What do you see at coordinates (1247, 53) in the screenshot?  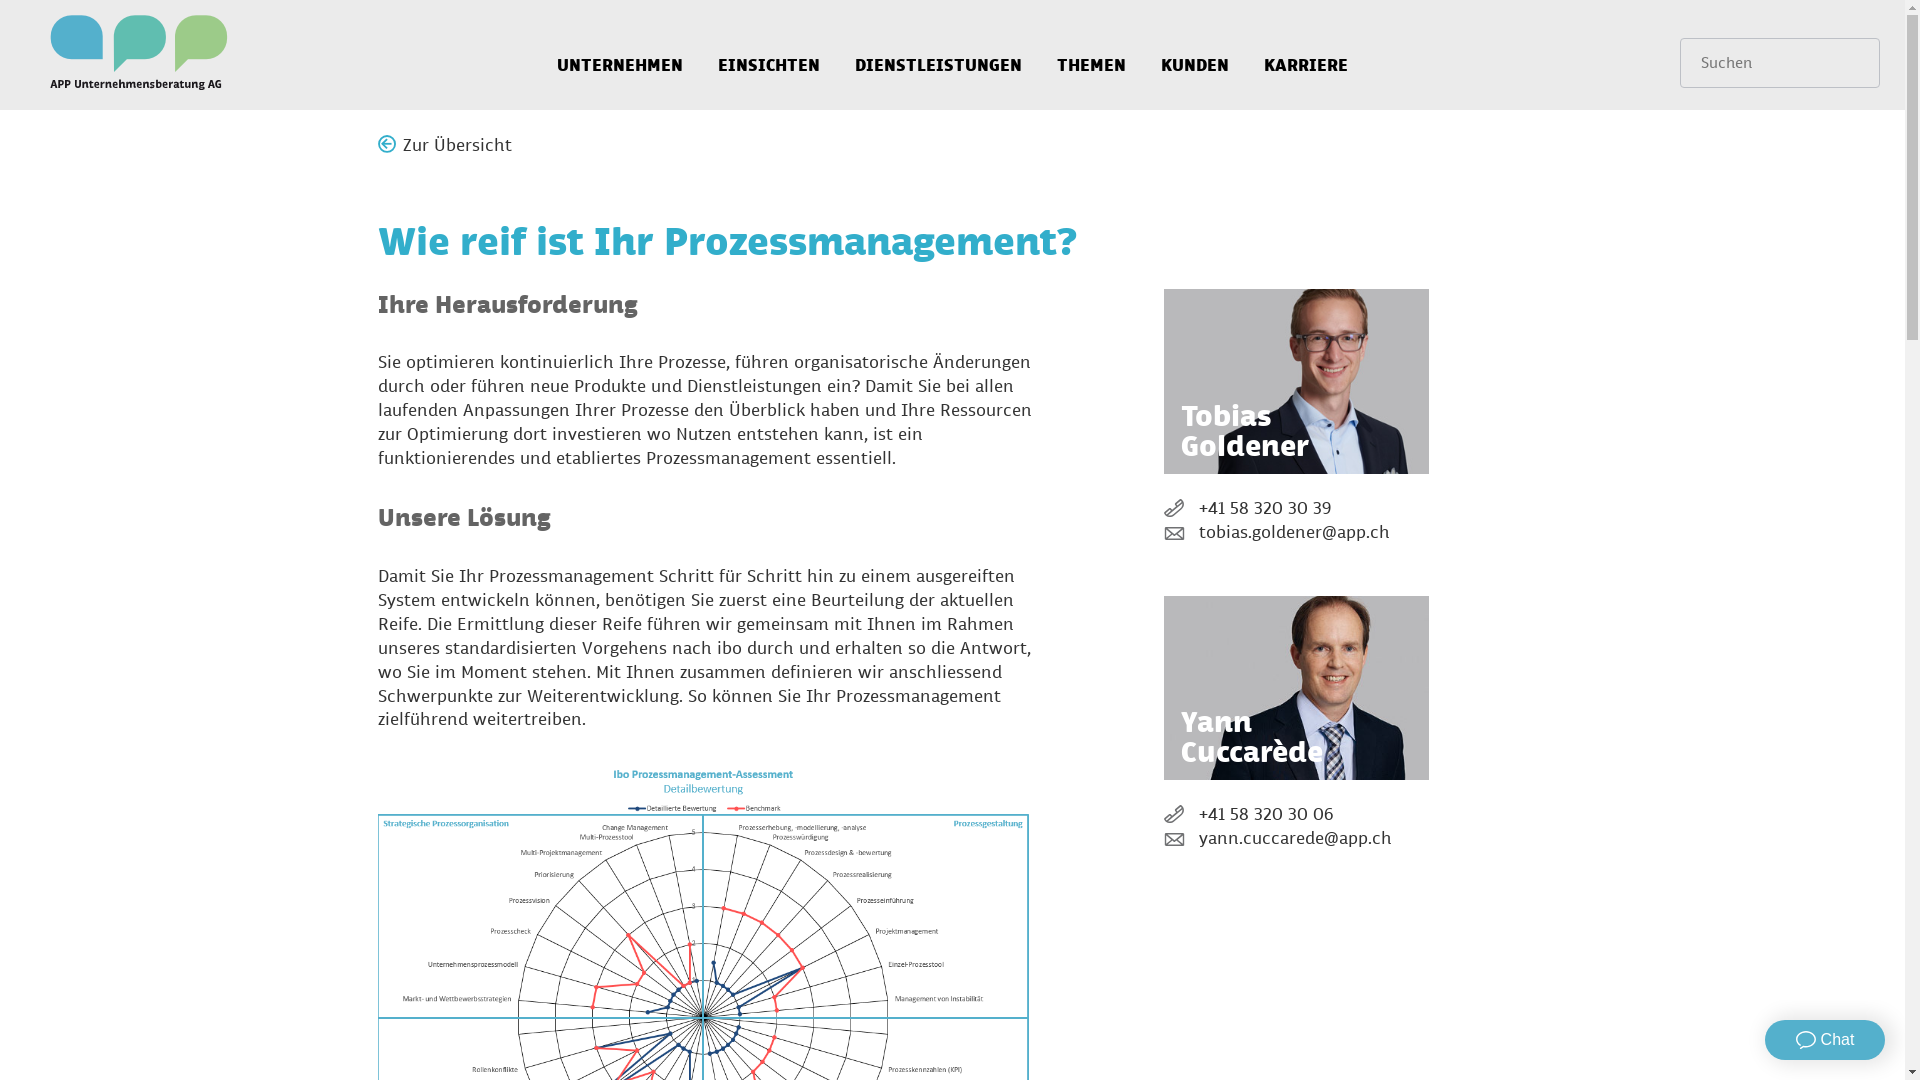 I see `'KARRIERE'` at bounding box center [1247, 53].